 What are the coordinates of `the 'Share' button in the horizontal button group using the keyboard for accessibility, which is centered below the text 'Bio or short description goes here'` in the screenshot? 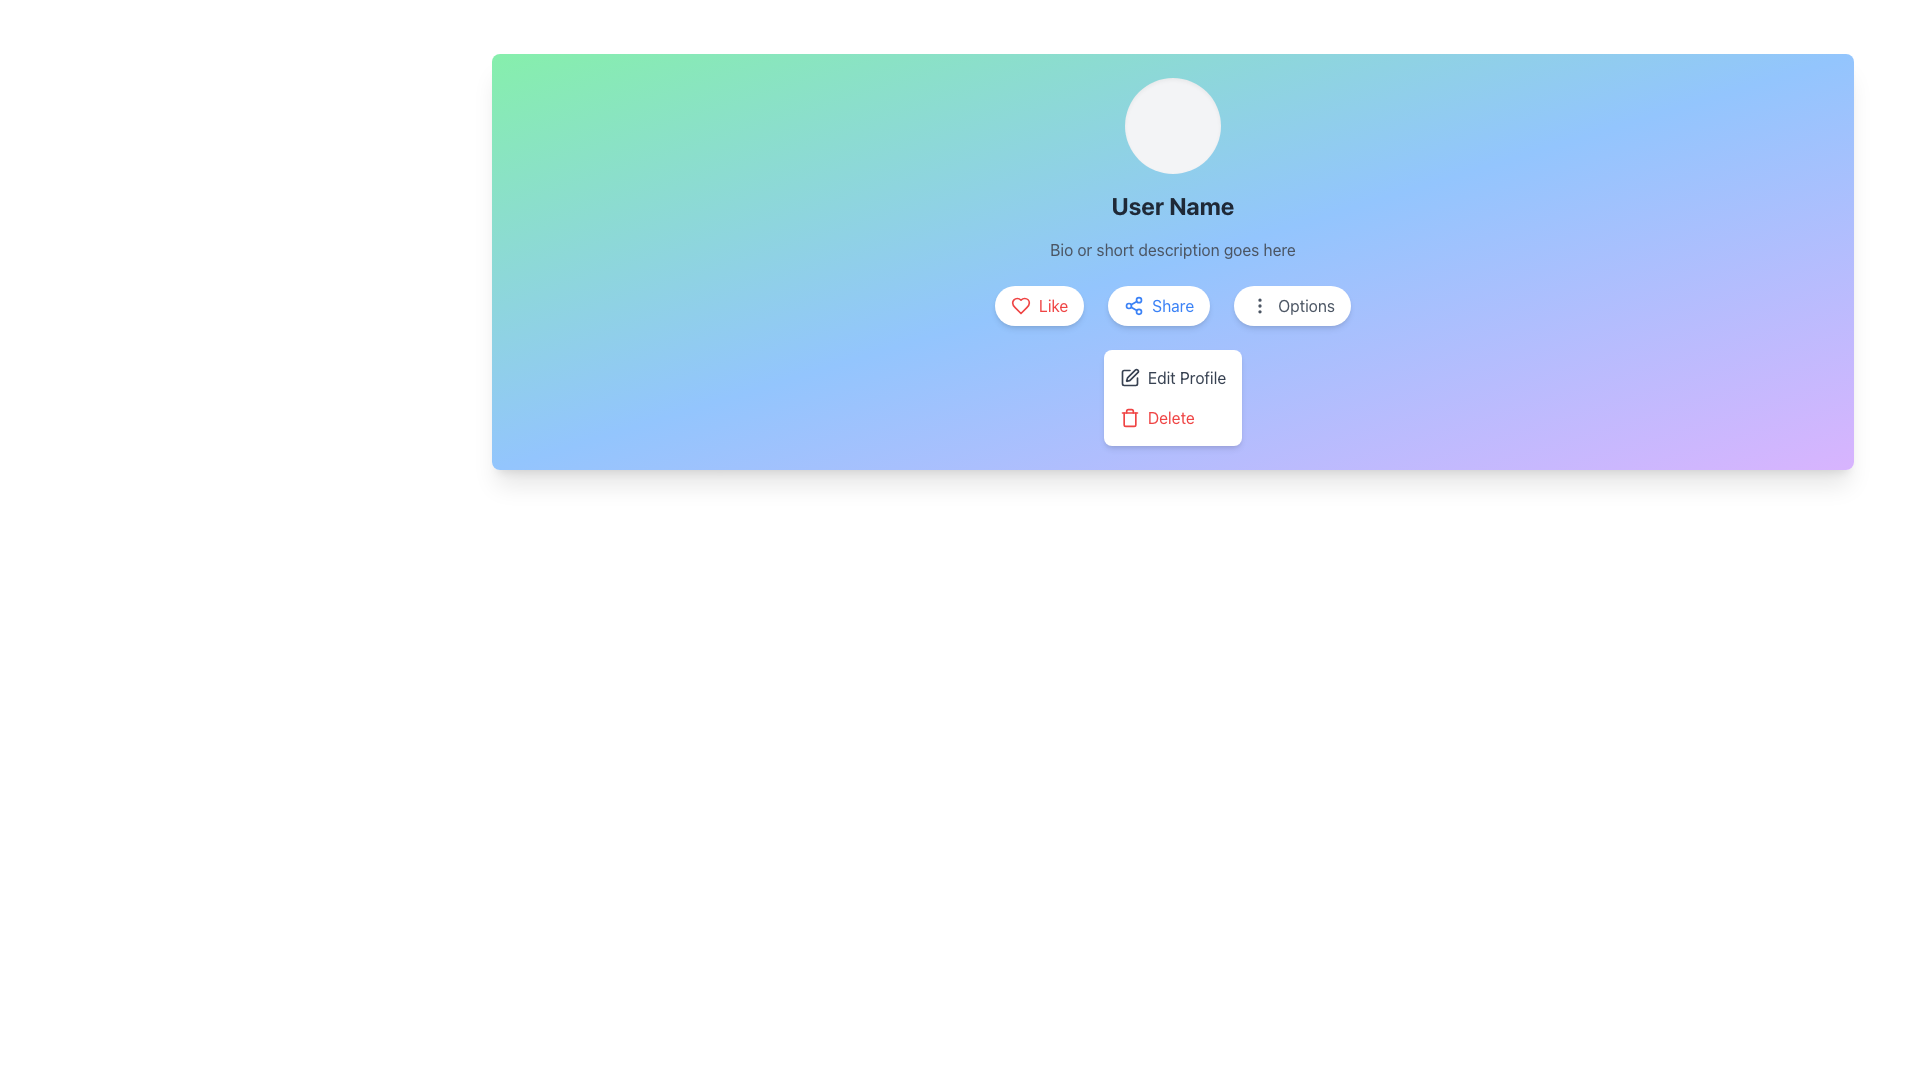 It's located at (1172, 305).